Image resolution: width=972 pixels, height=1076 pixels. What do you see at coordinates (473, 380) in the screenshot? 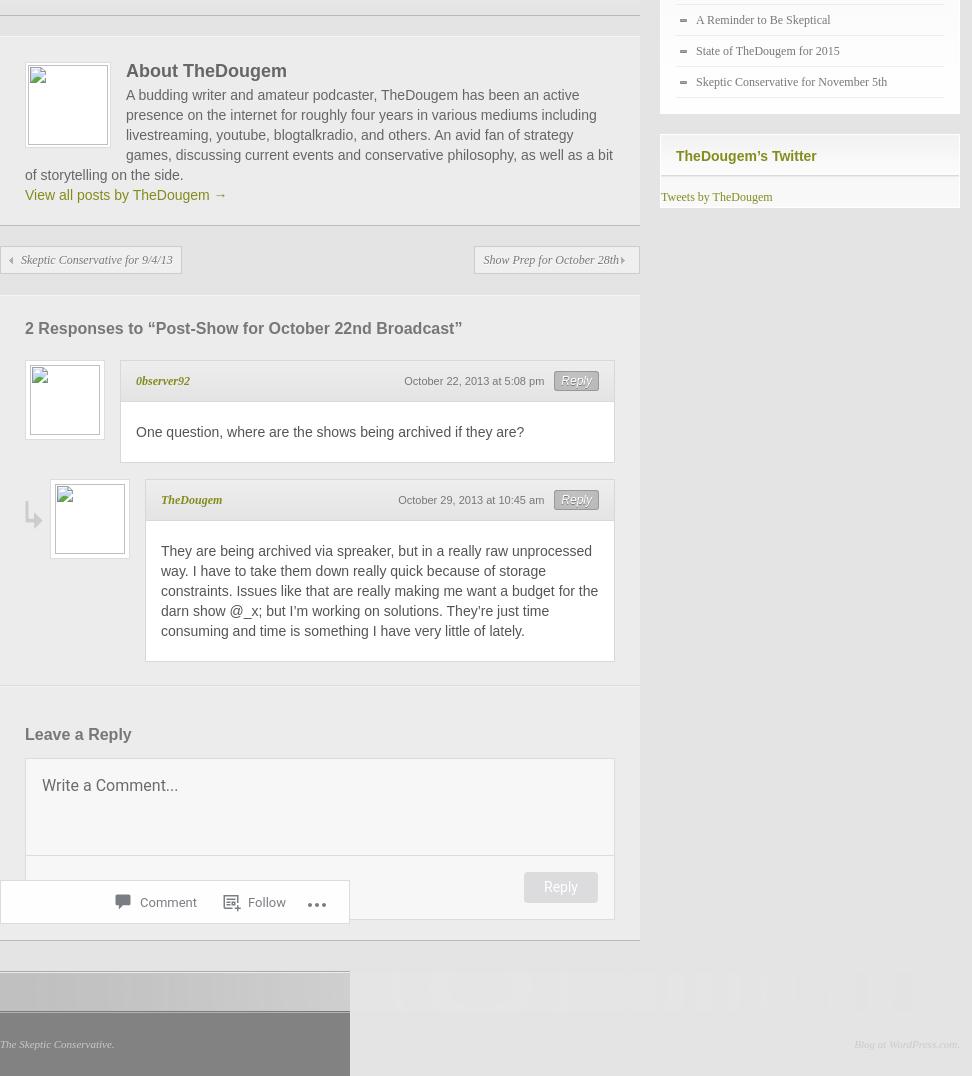
I see `'October 22, 2013 at 5:08 pm'` at bounding box center [473, 380].